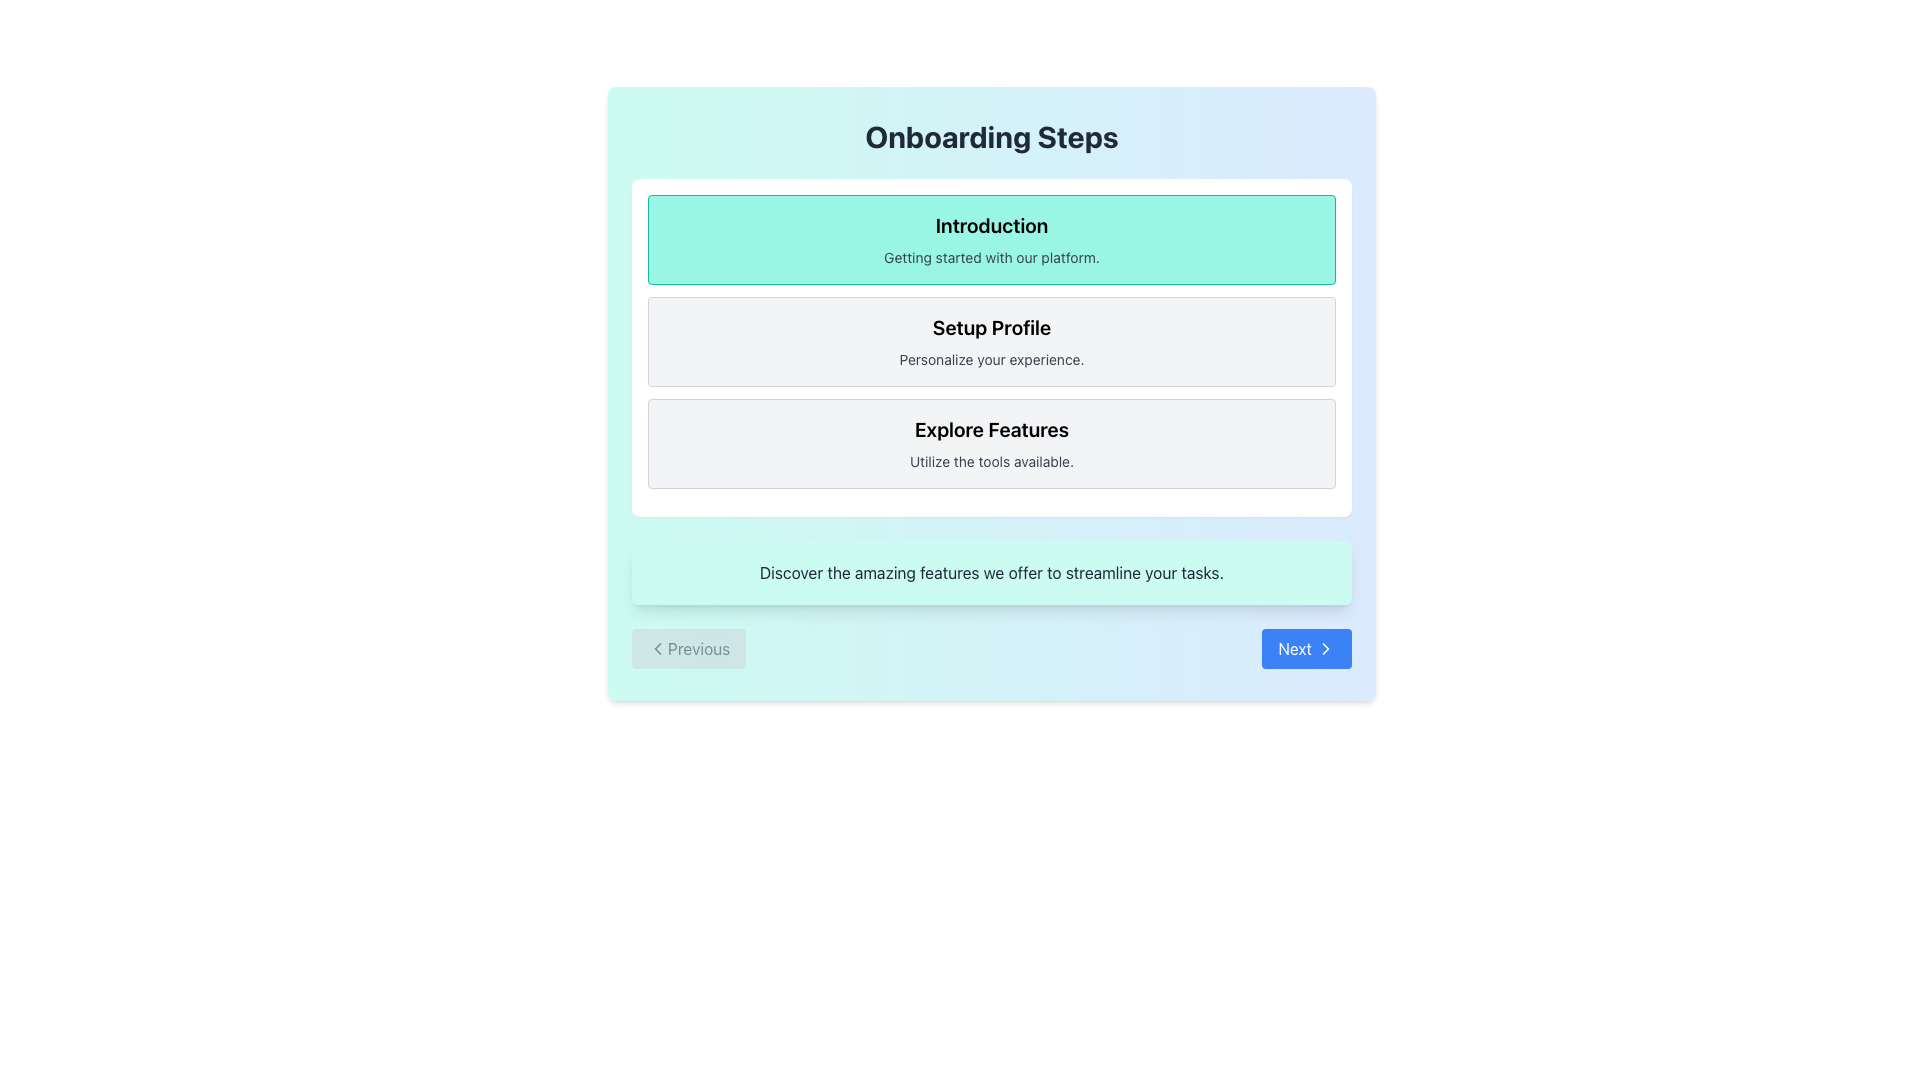 This screenshot has width=1920, height=1080. I want to click on the instructional text box located at the bottom of the 'Onboarding Steps' section, just above the 'Previous' and 'Next' buttons, so click(992, 573).